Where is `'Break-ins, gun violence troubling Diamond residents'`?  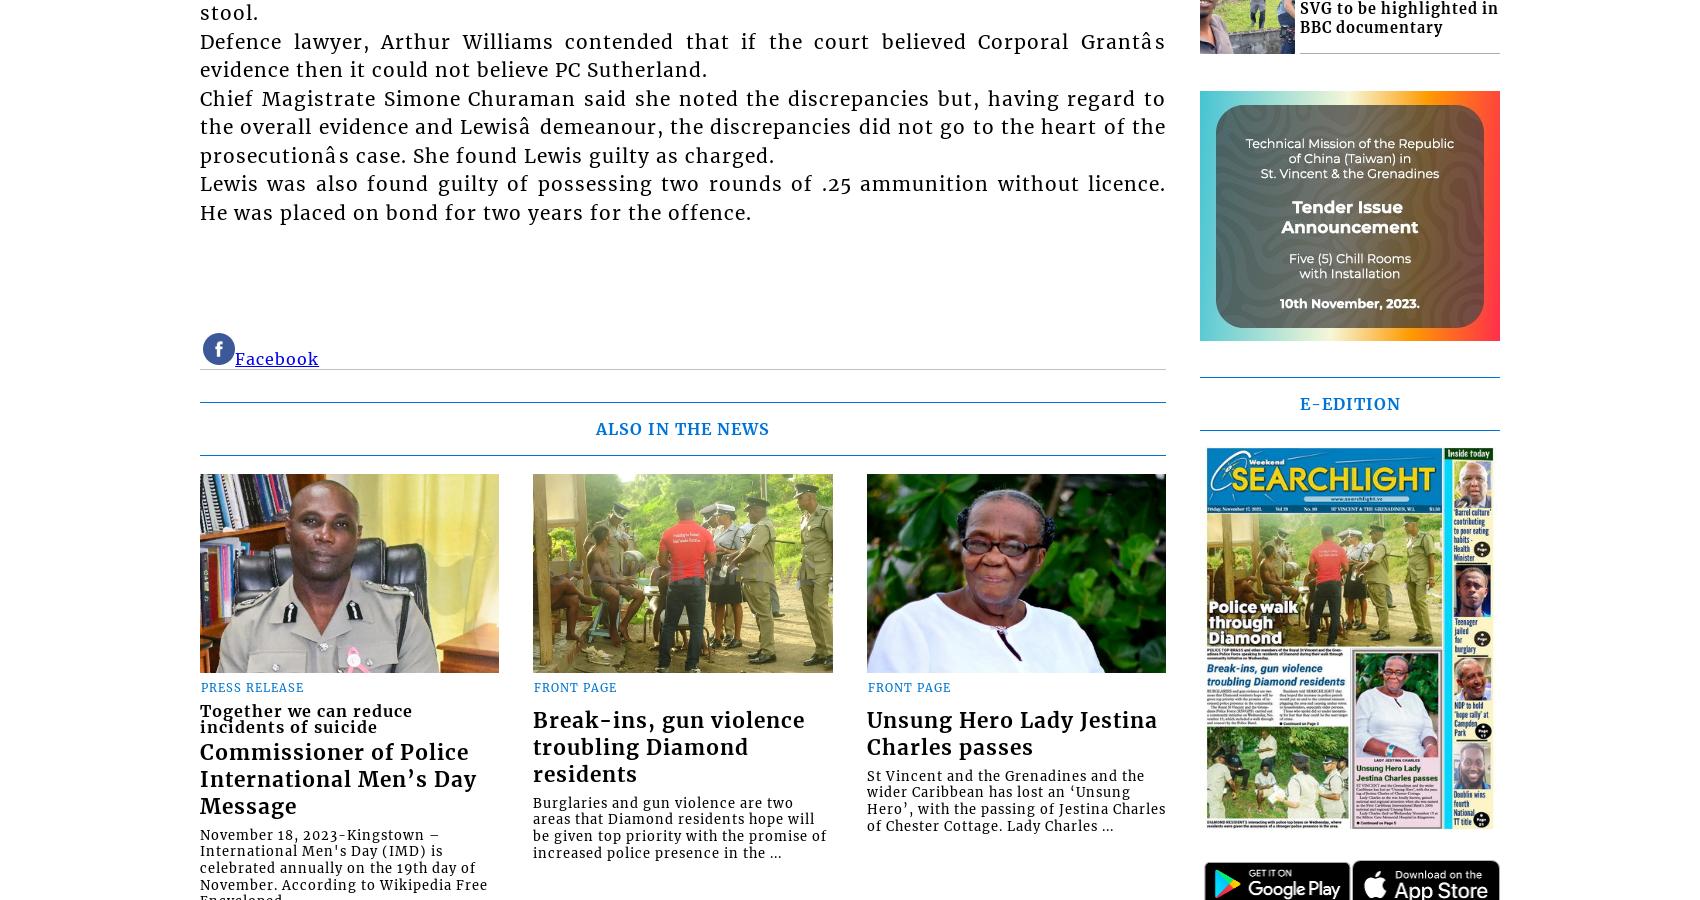 'Break-ins, gun violence troubling Diamond residents' is located at coordinates (668, 746).